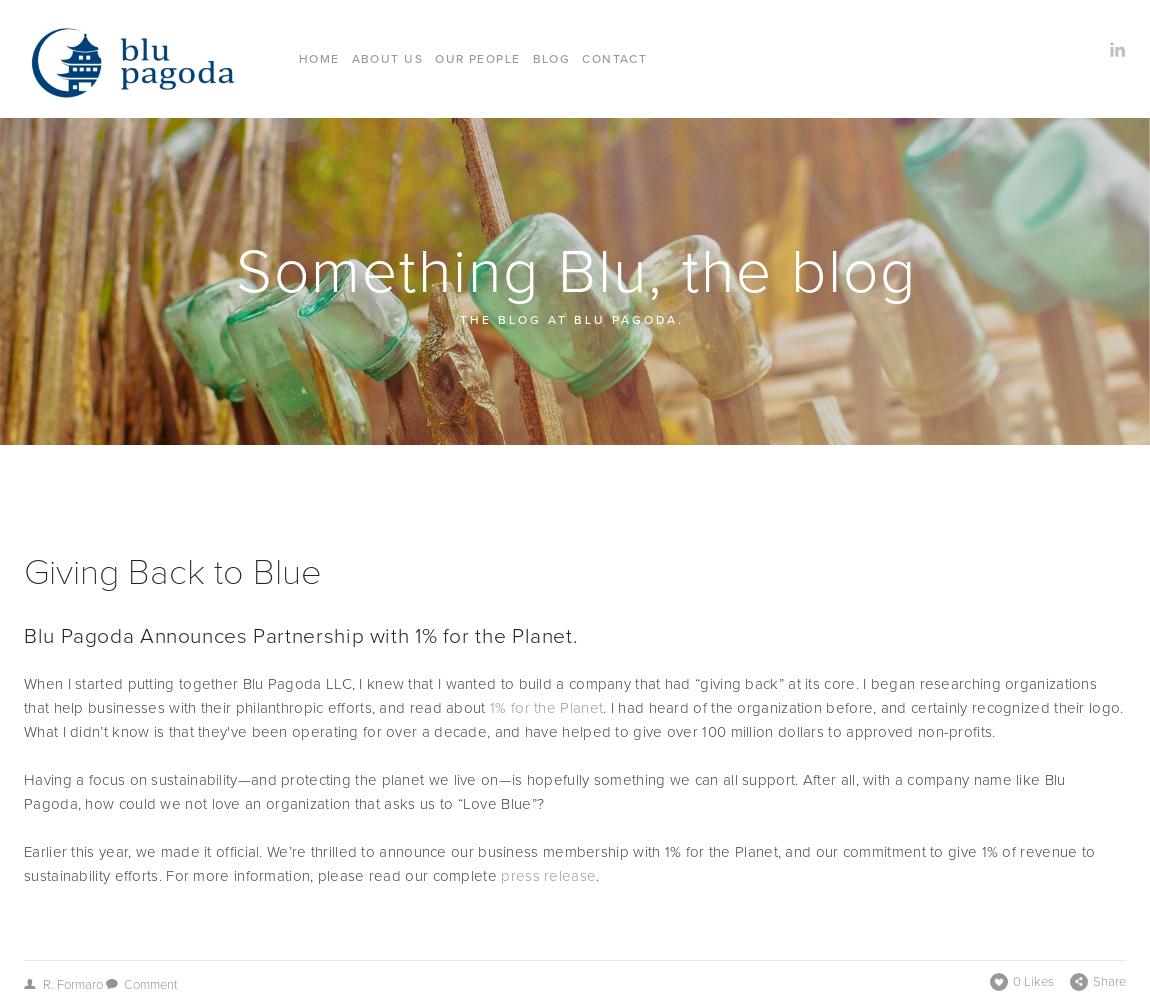 This screenshot has height=1000, width=1150. Describe the element at coordinates (550, 58) in the screenshot. I see `'Blog'` at that location.